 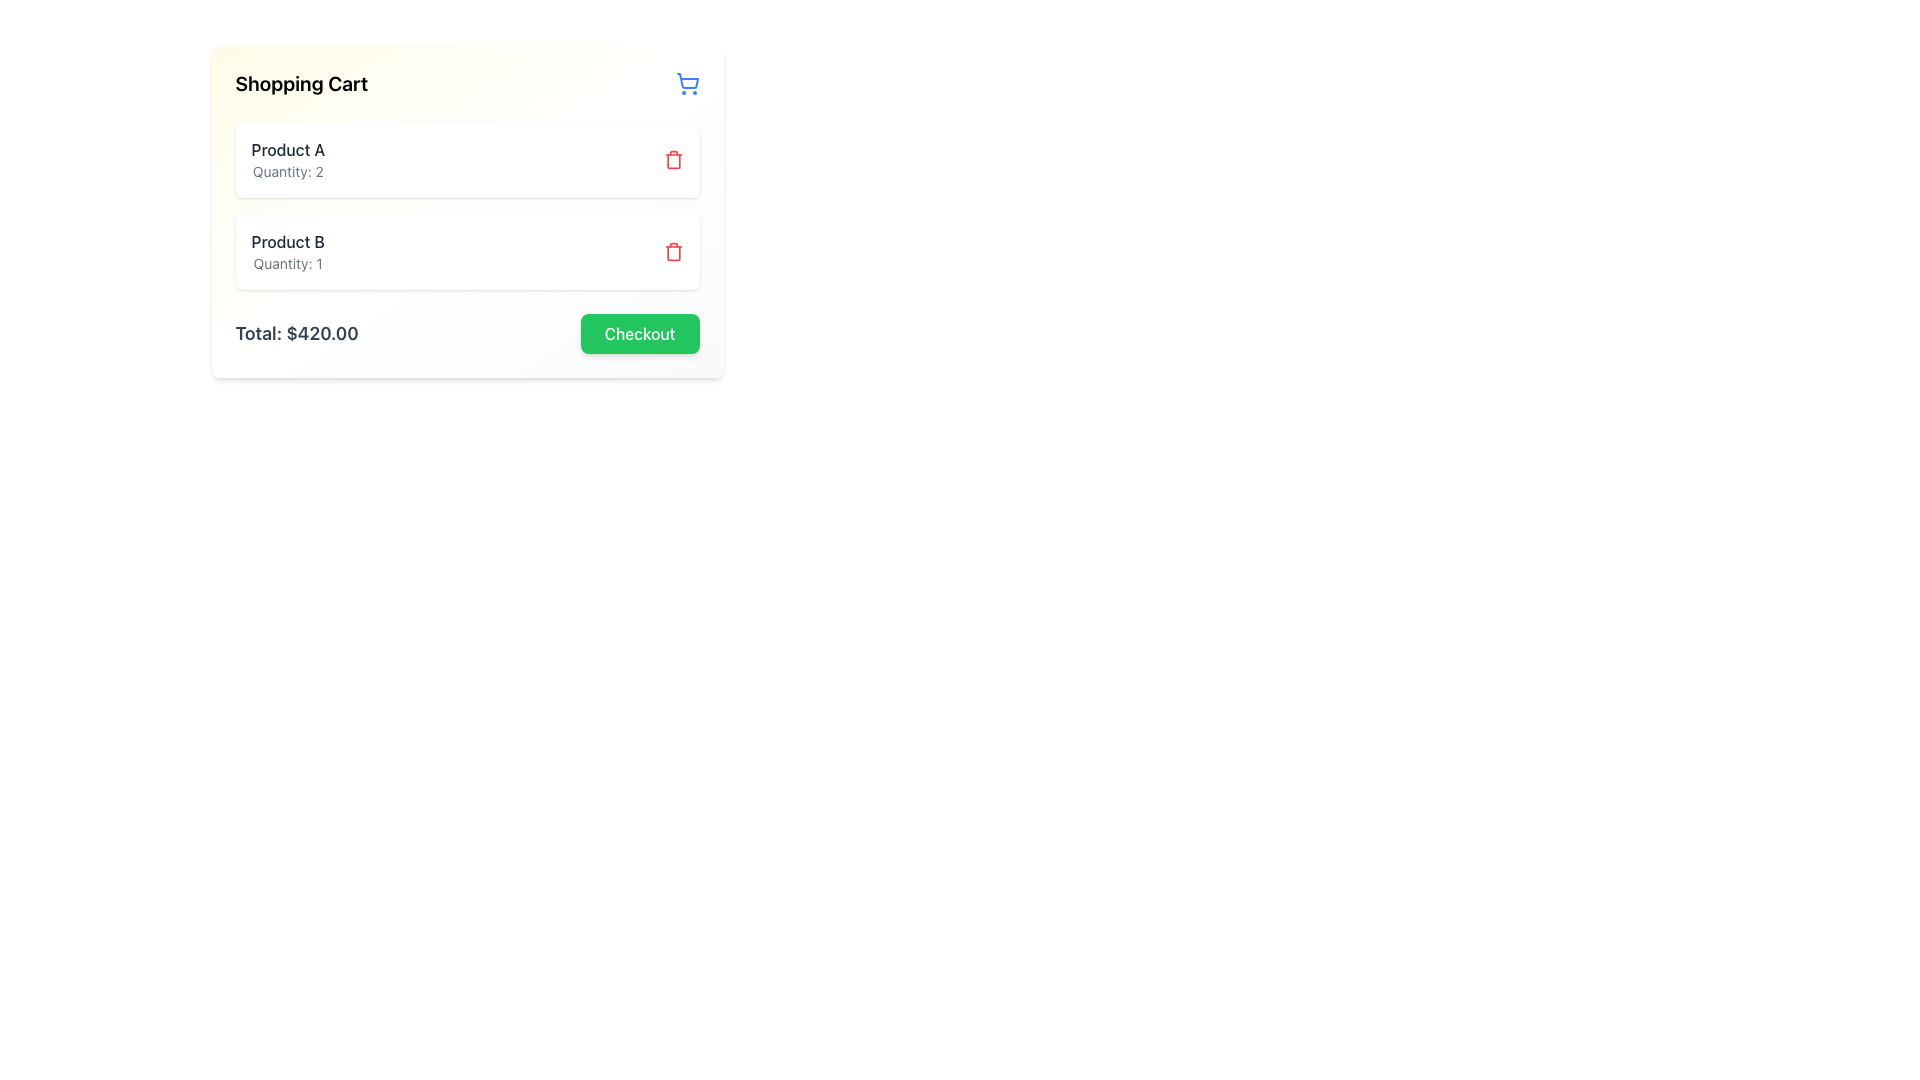 What do you see at coordinates (687, 83) in the screenshot?
I see `the shopping cart icon located to the far right of the main title text 'Shopping Cart'` at bounding box center [687, 83].